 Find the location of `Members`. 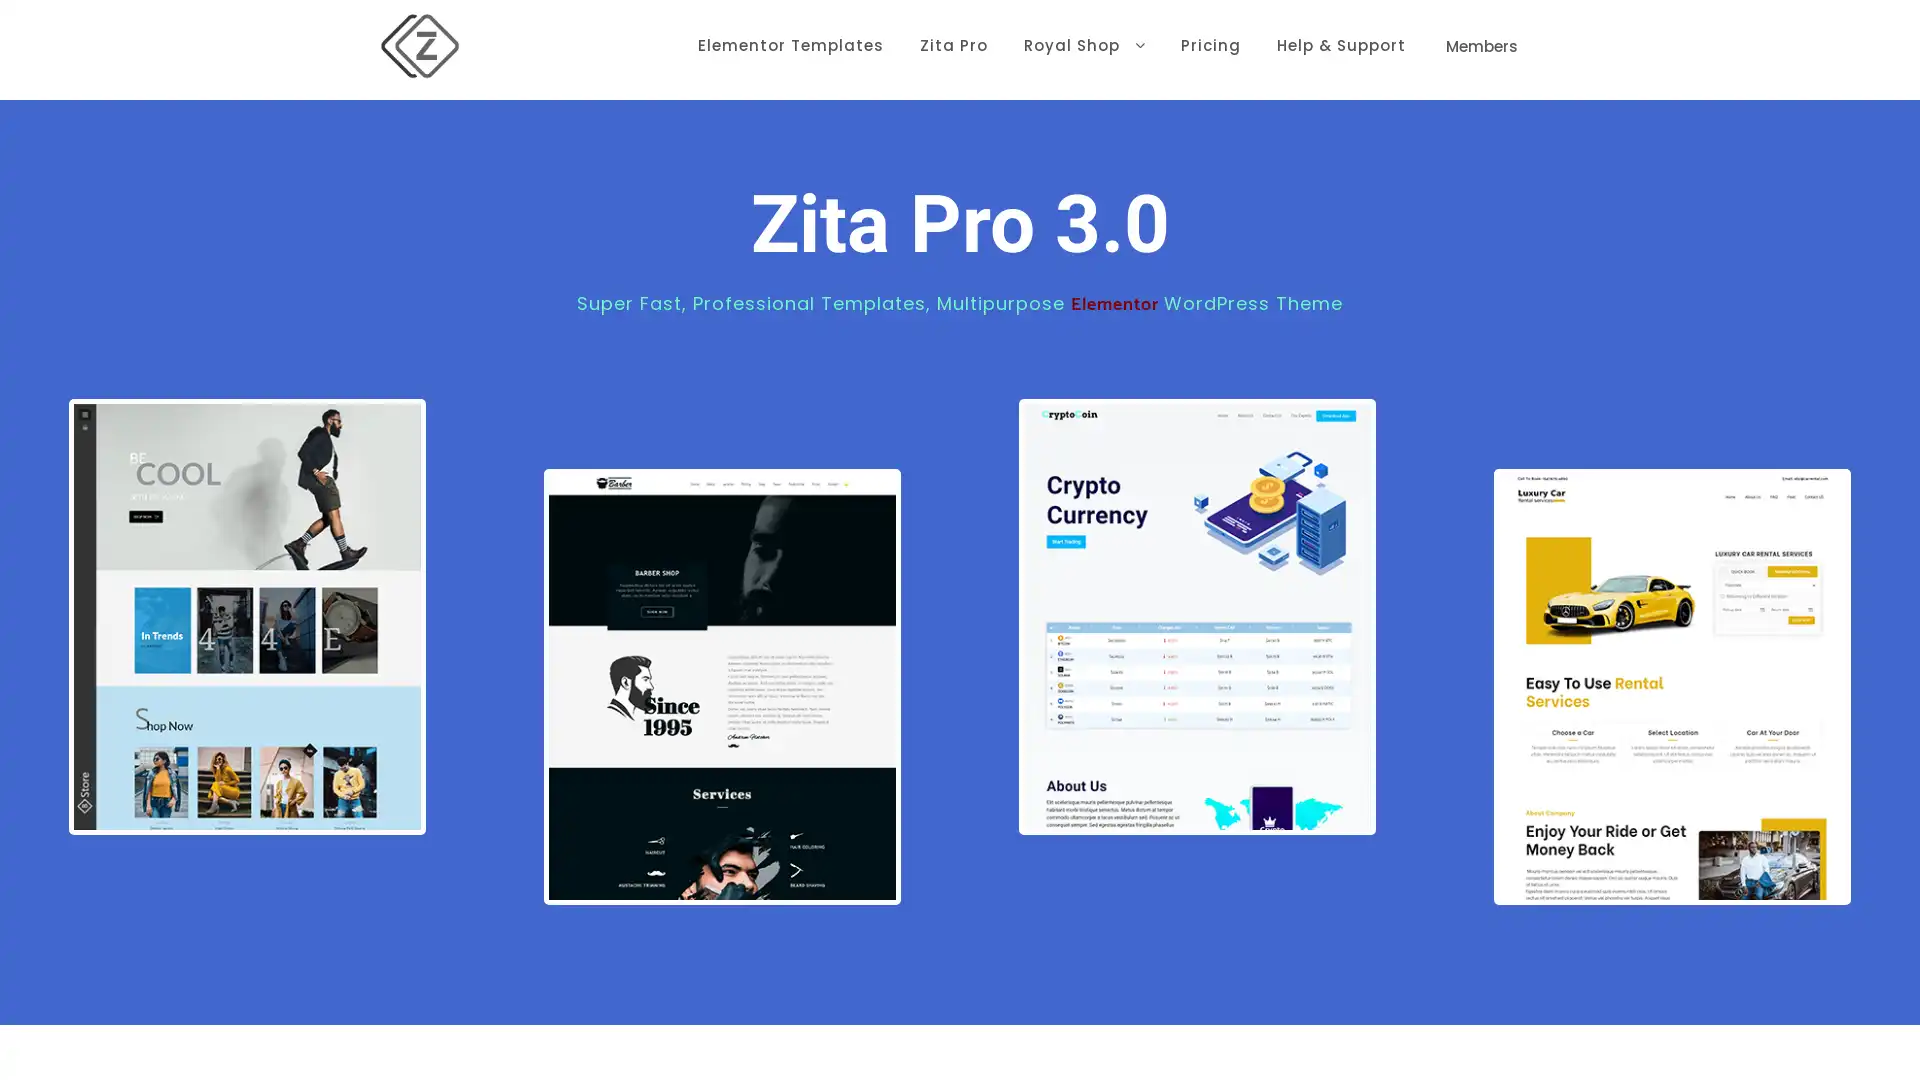

Members is located at coordinates (1482, 45).